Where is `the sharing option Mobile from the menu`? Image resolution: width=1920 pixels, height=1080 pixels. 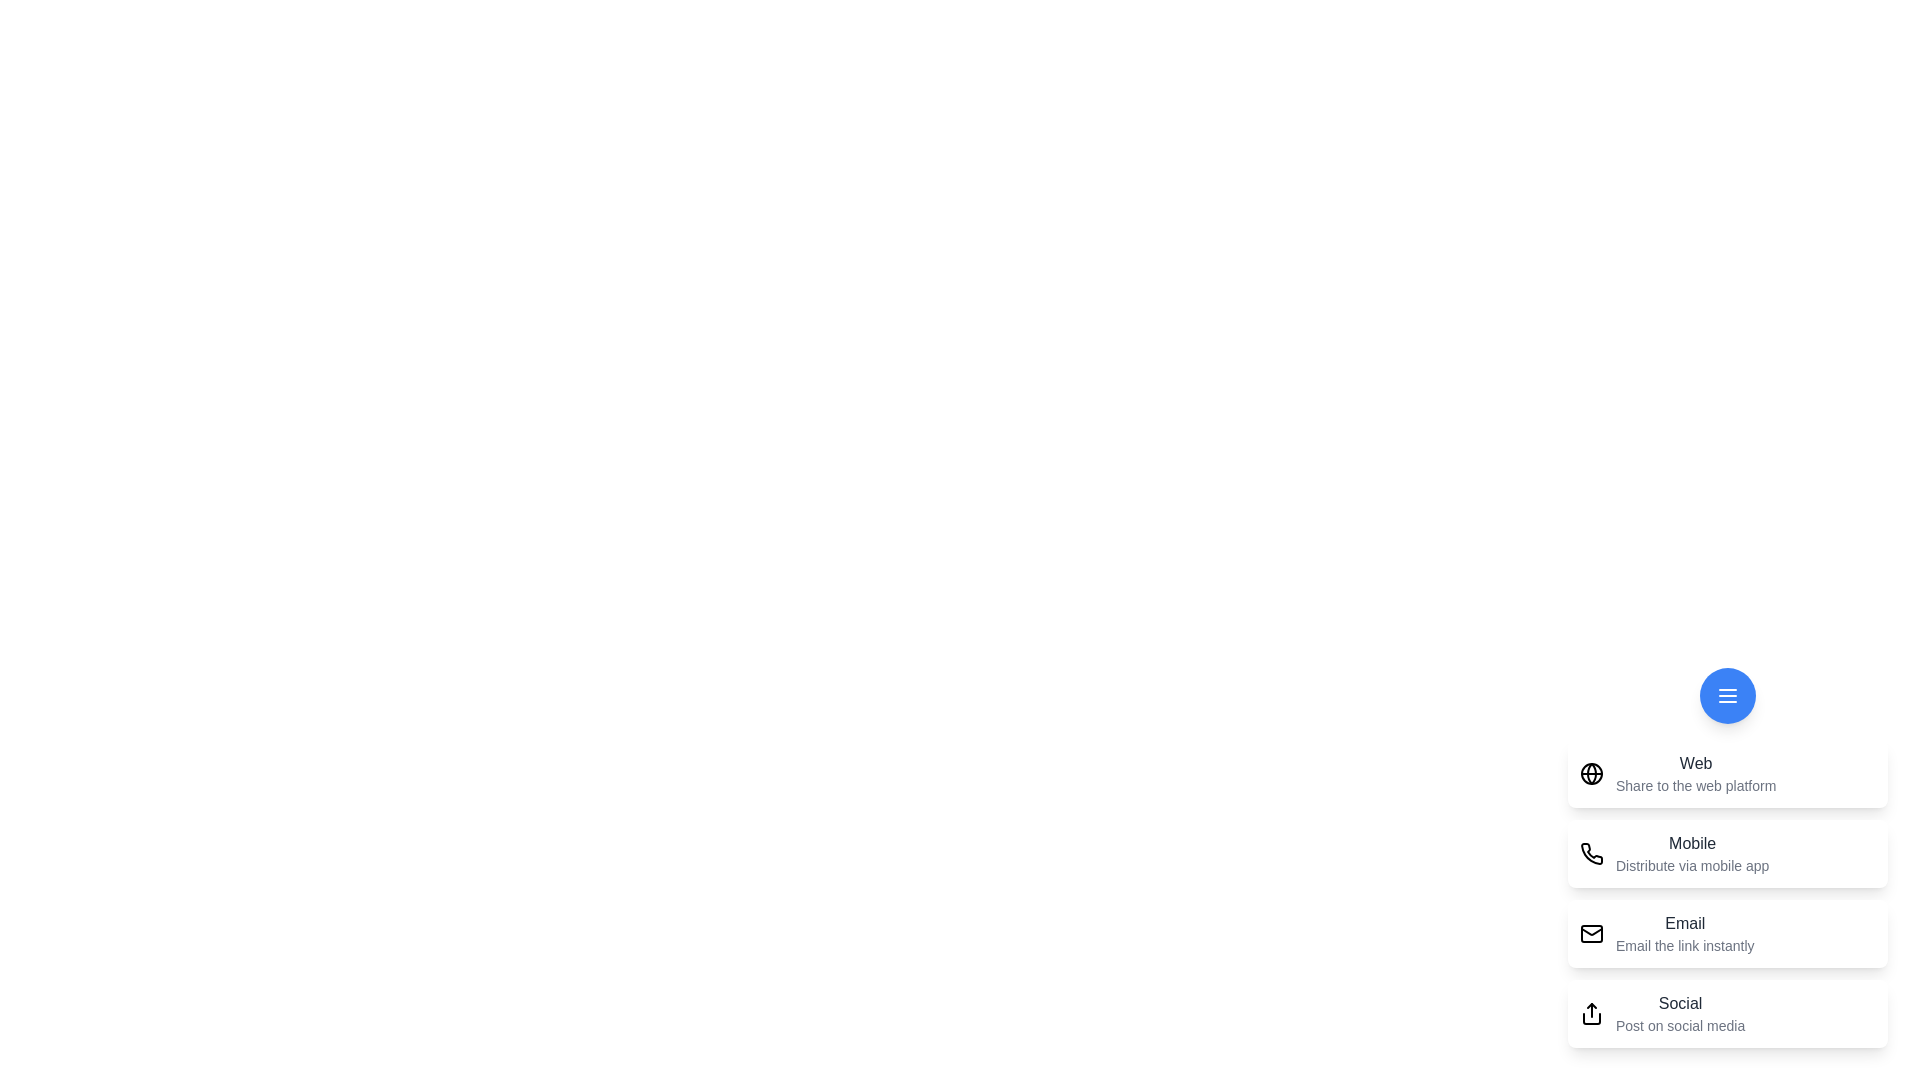 the sharing option Mobile from the menu is located at coordinates (1727, 853).